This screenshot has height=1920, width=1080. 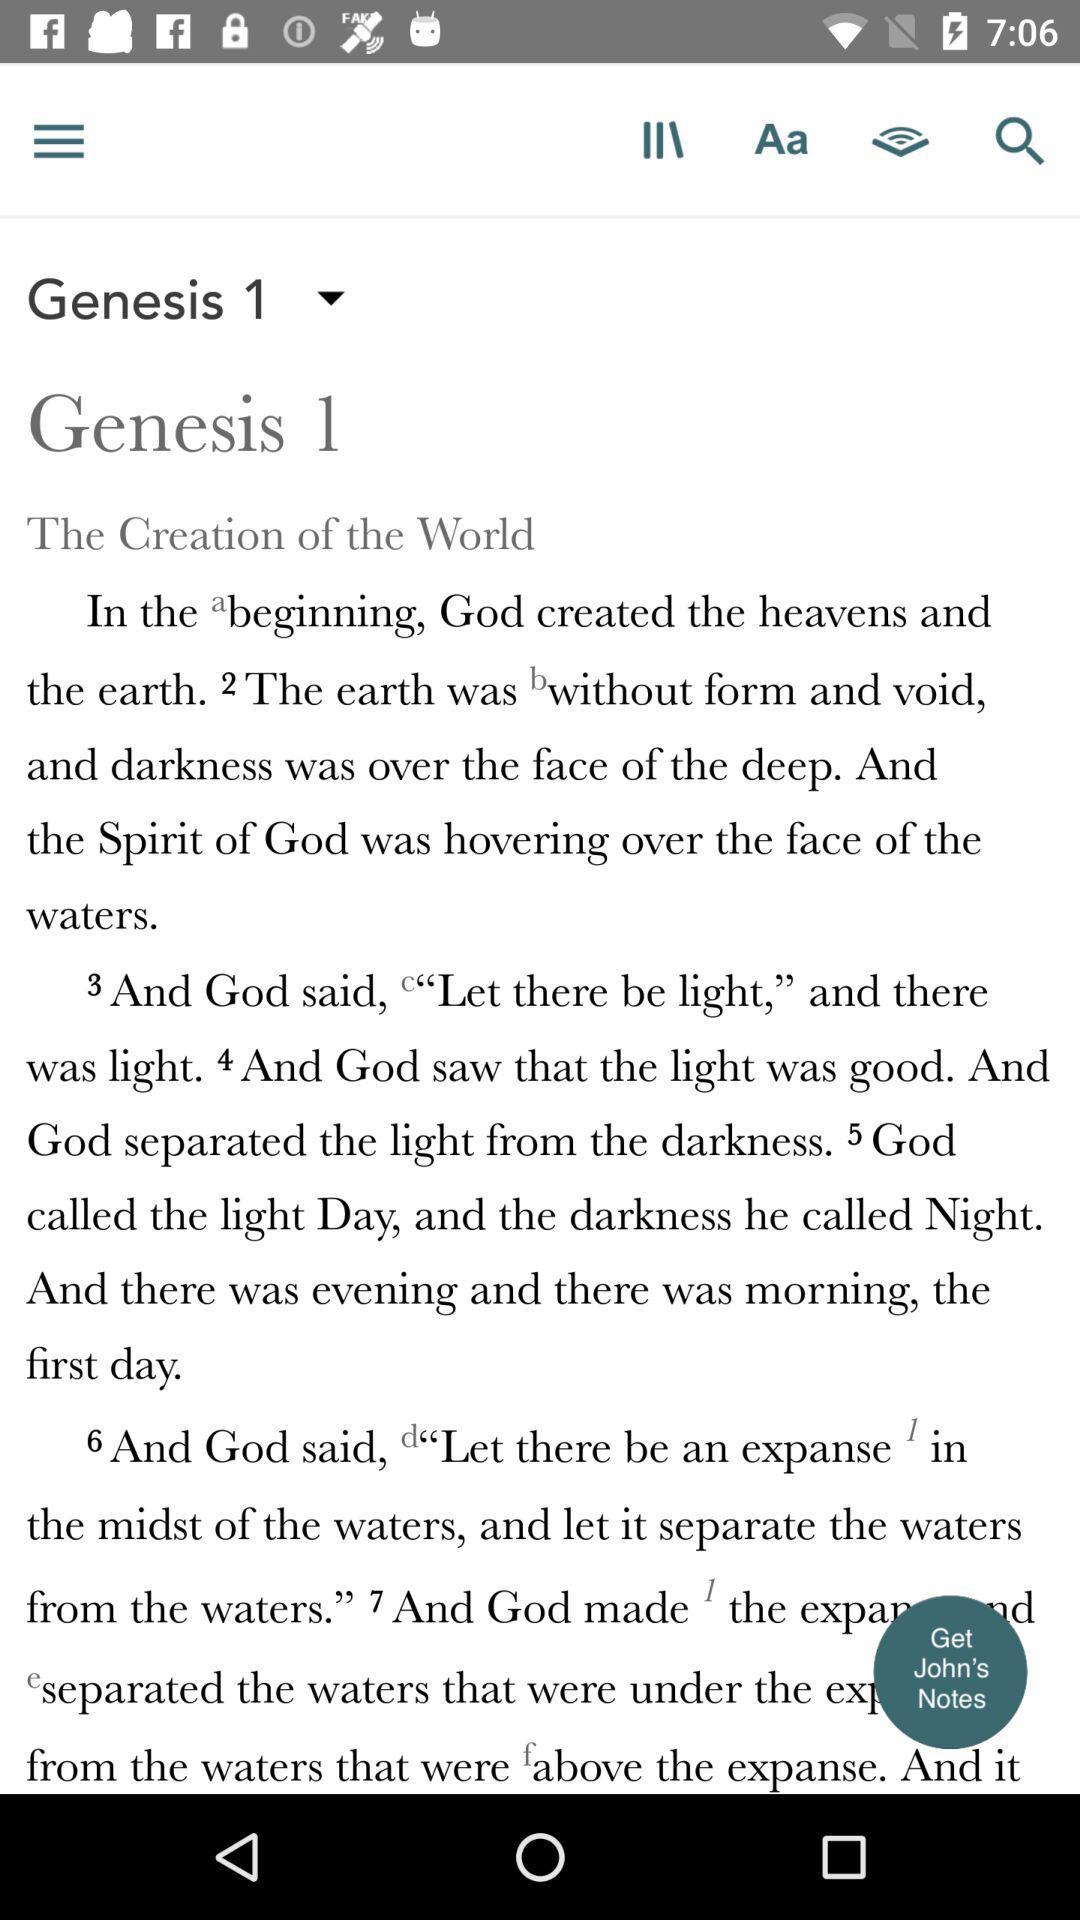 I want to click on options, so click(x=58, y=139).